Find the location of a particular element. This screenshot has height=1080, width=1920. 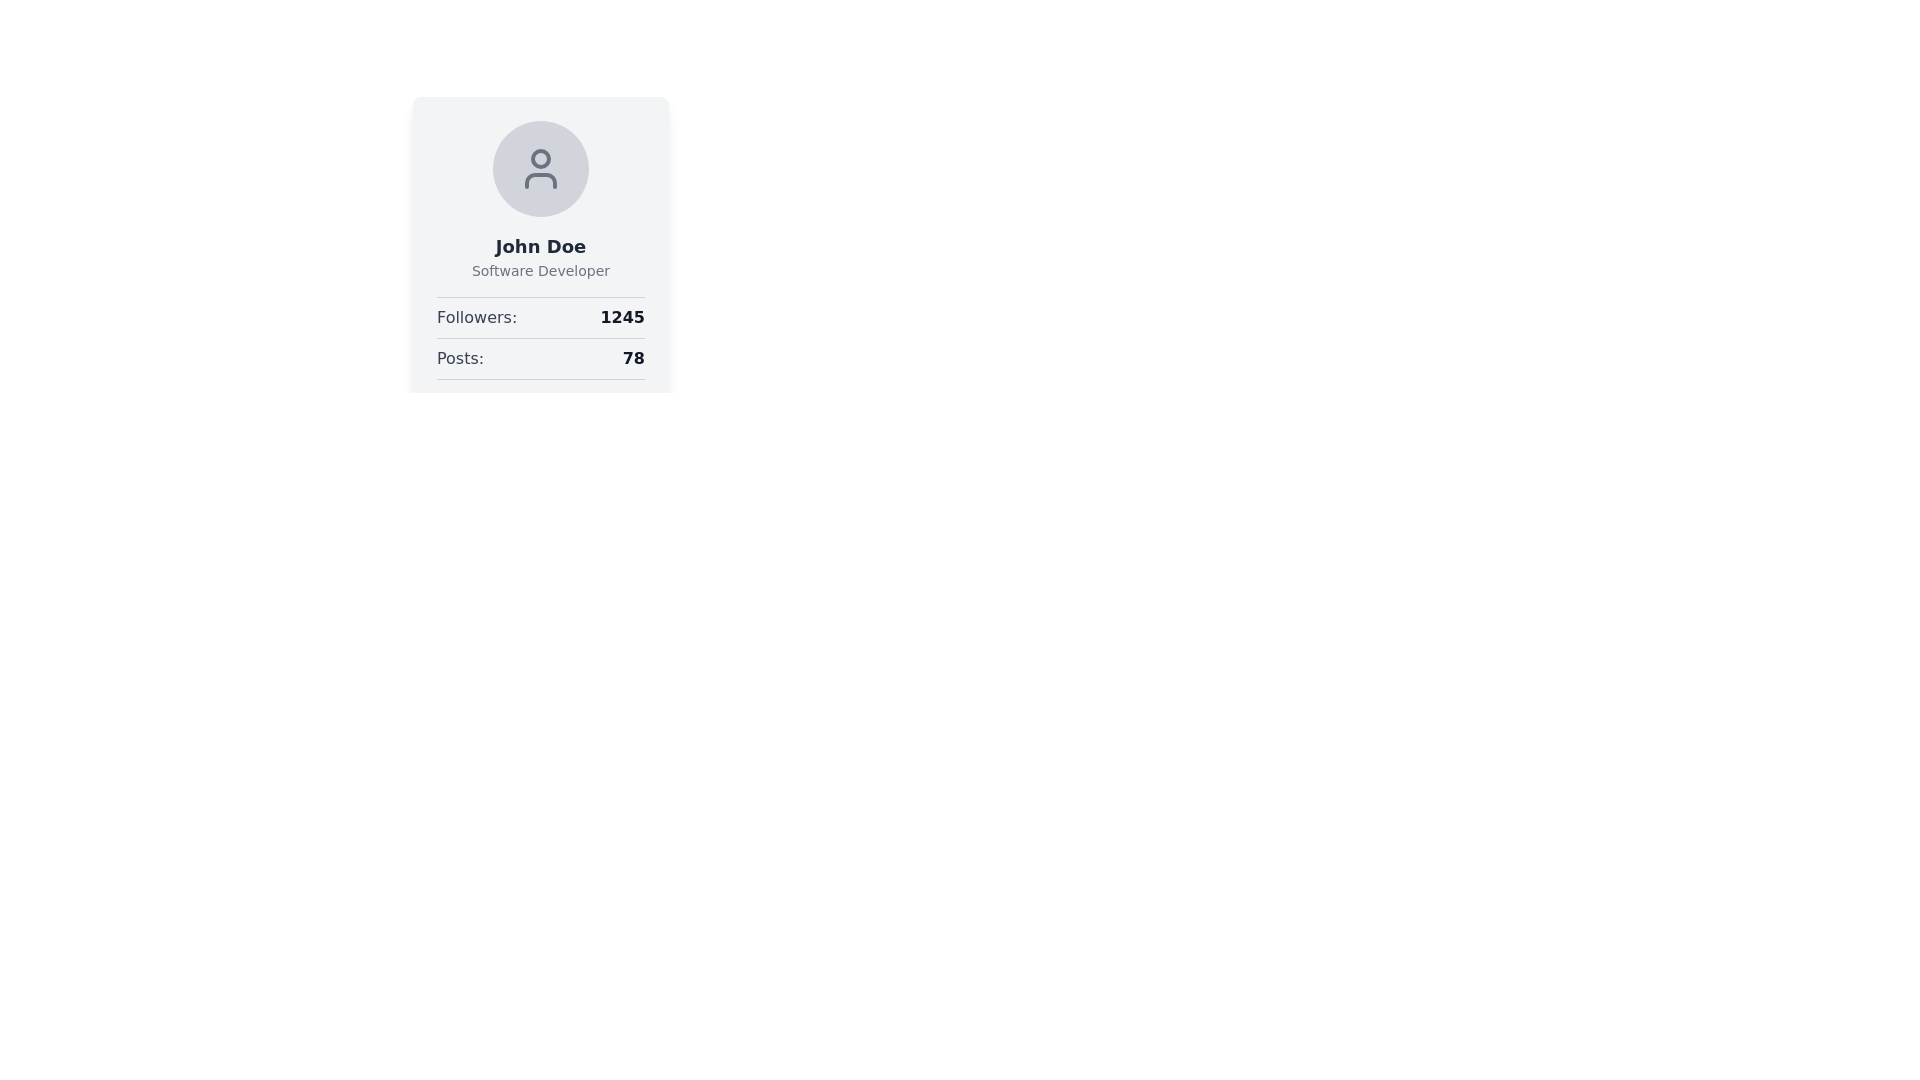

the text label that describes the professional title or occupation of the individual in the profile card, positioned below 'John Doe' and above 'Followers' and 'Posts' is located at coordinates (541, 270).